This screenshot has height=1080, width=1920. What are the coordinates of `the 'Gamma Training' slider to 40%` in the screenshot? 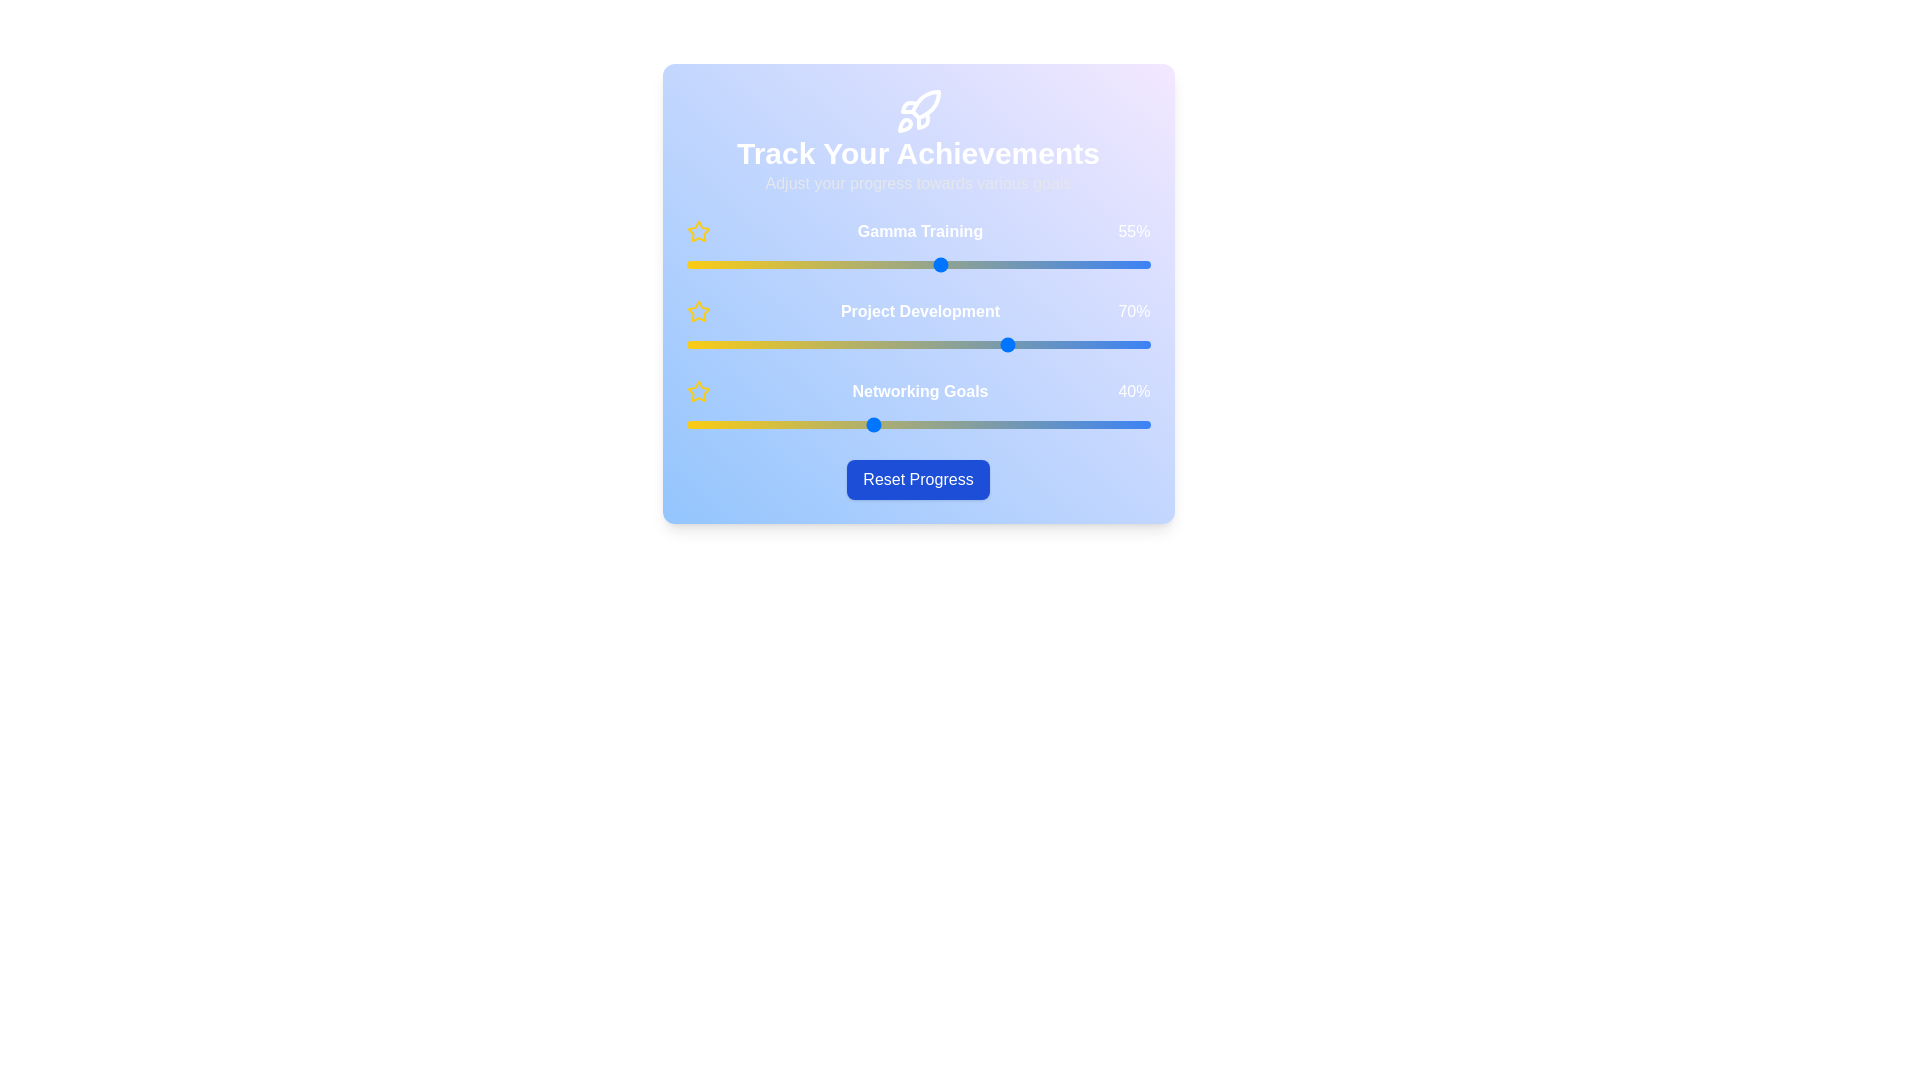 It's located at (872, 264).